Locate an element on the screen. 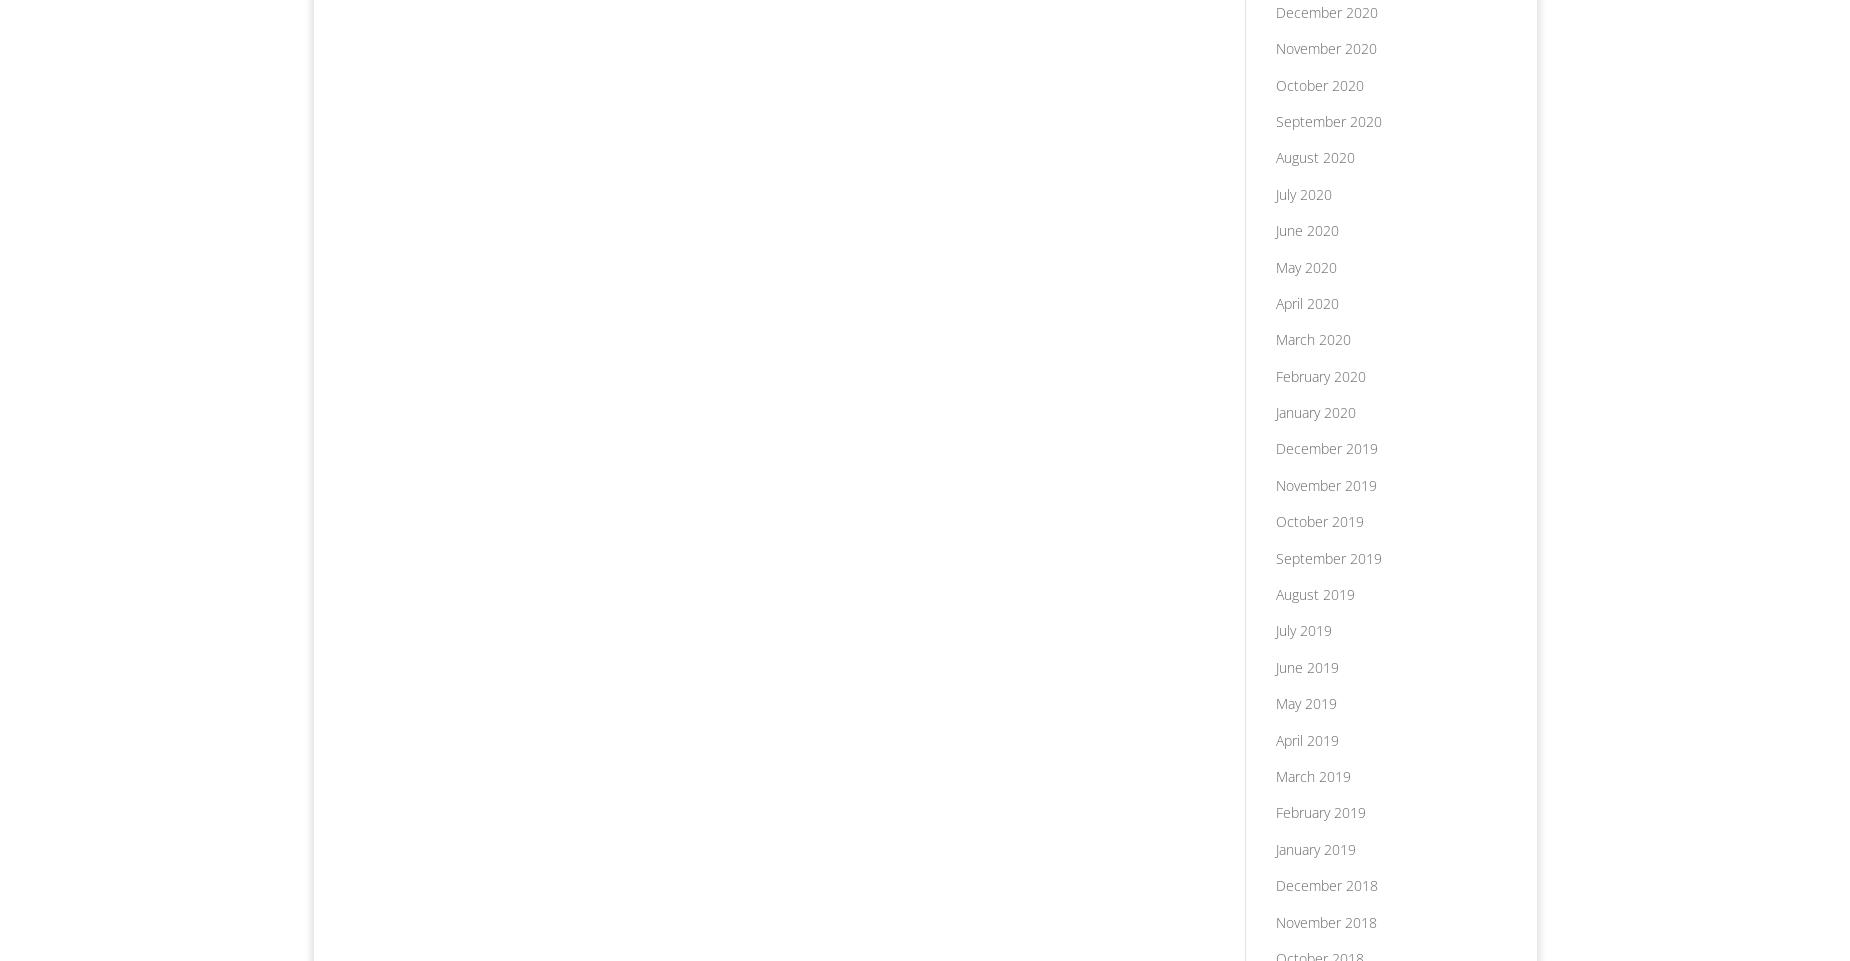  'September 2020' is located at coordinates (1326, 119).